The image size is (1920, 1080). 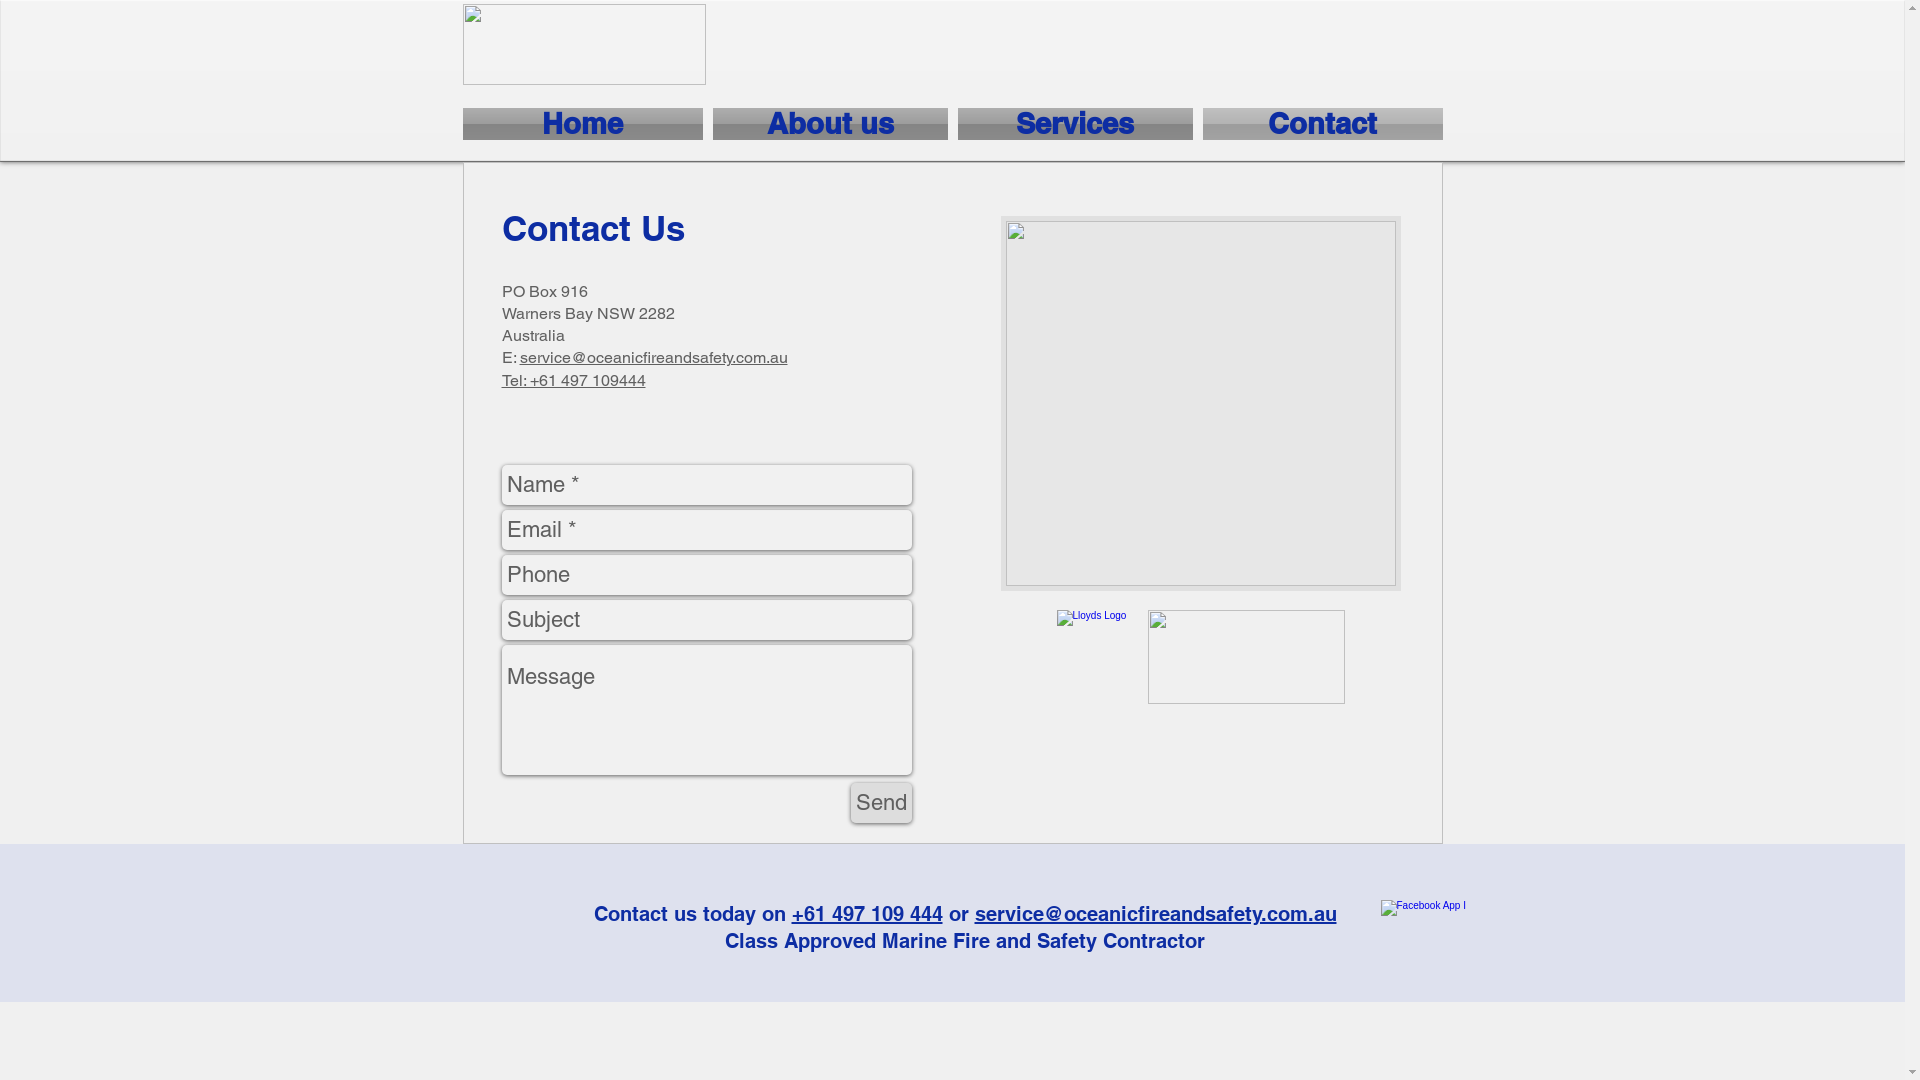 What do you see at coordinates (583, 123) in the screenshot?
I see `'Home'` at bounding box center [583, 123].